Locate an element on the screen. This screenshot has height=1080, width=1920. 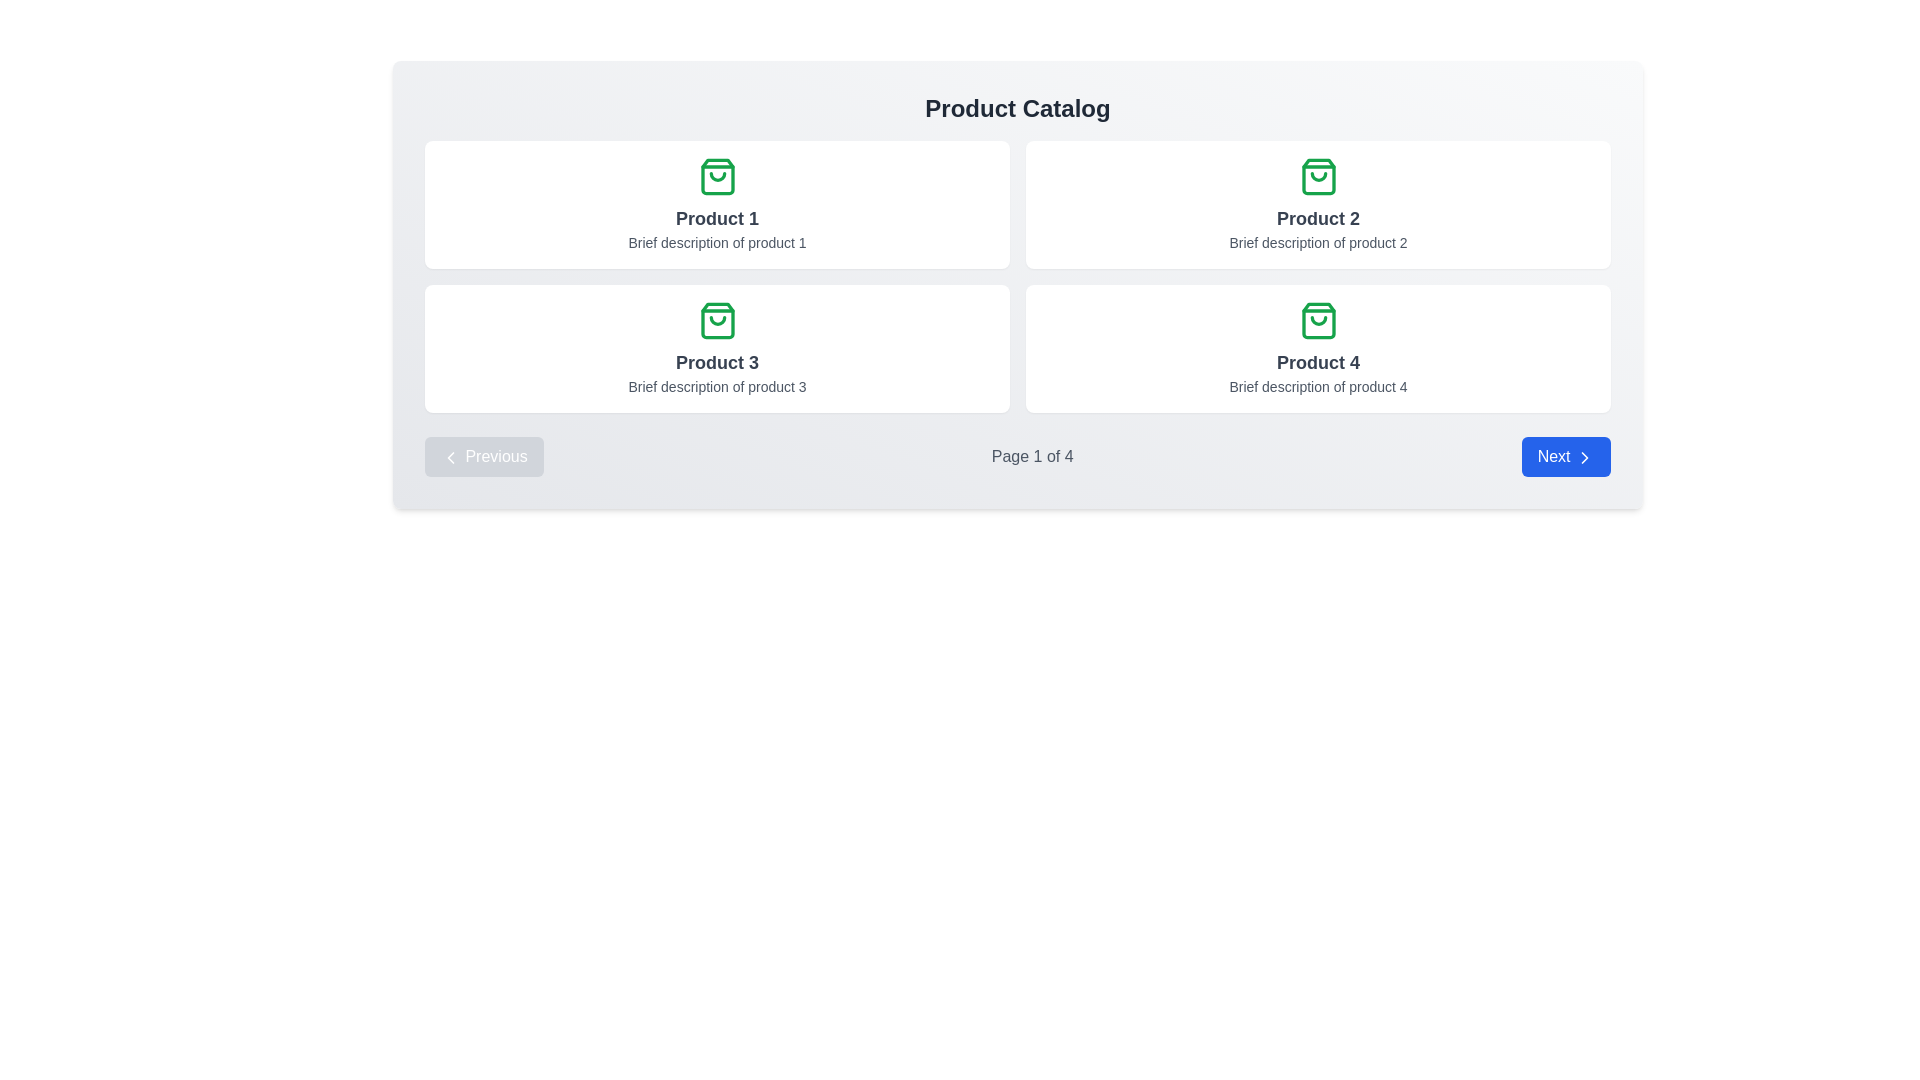
shopping bag icon component located at the bottom of the 'Product 4' card in the product grid layout for design details is located at coordinates (1318, 319).